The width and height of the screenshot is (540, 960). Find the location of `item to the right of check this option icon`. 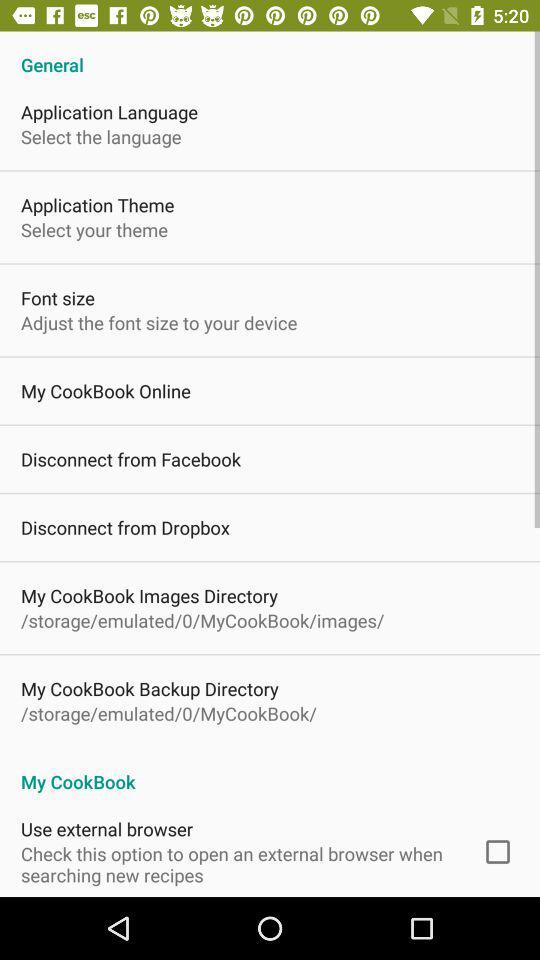

item to the right of check this option icon is located at coordinates (496, 851).